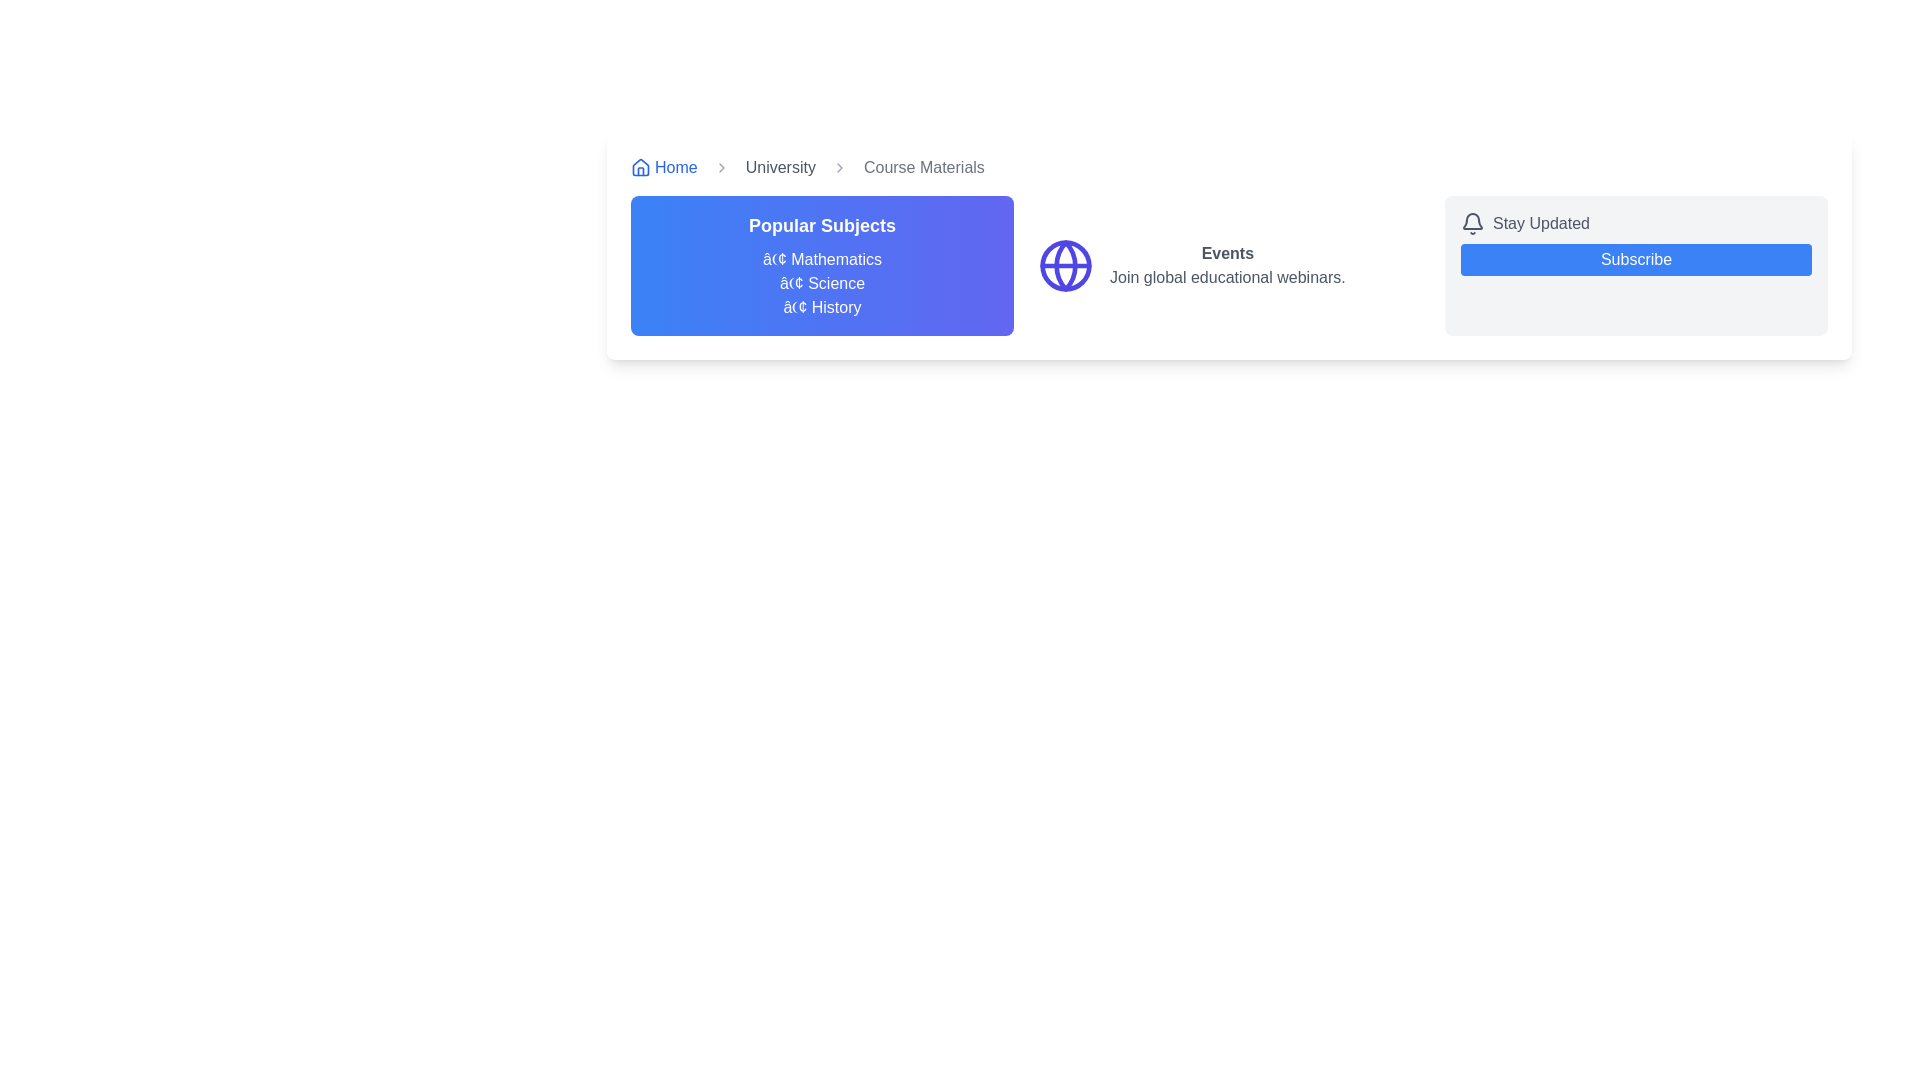 This screenshot has height=1080, width=1920. What do you see at coordinates (1064, 265) in the screenshot?
I see `the globe icon which is indigo in color and positioned immediately to the left of the text 'Events'` at bounding box center [1064, 265].